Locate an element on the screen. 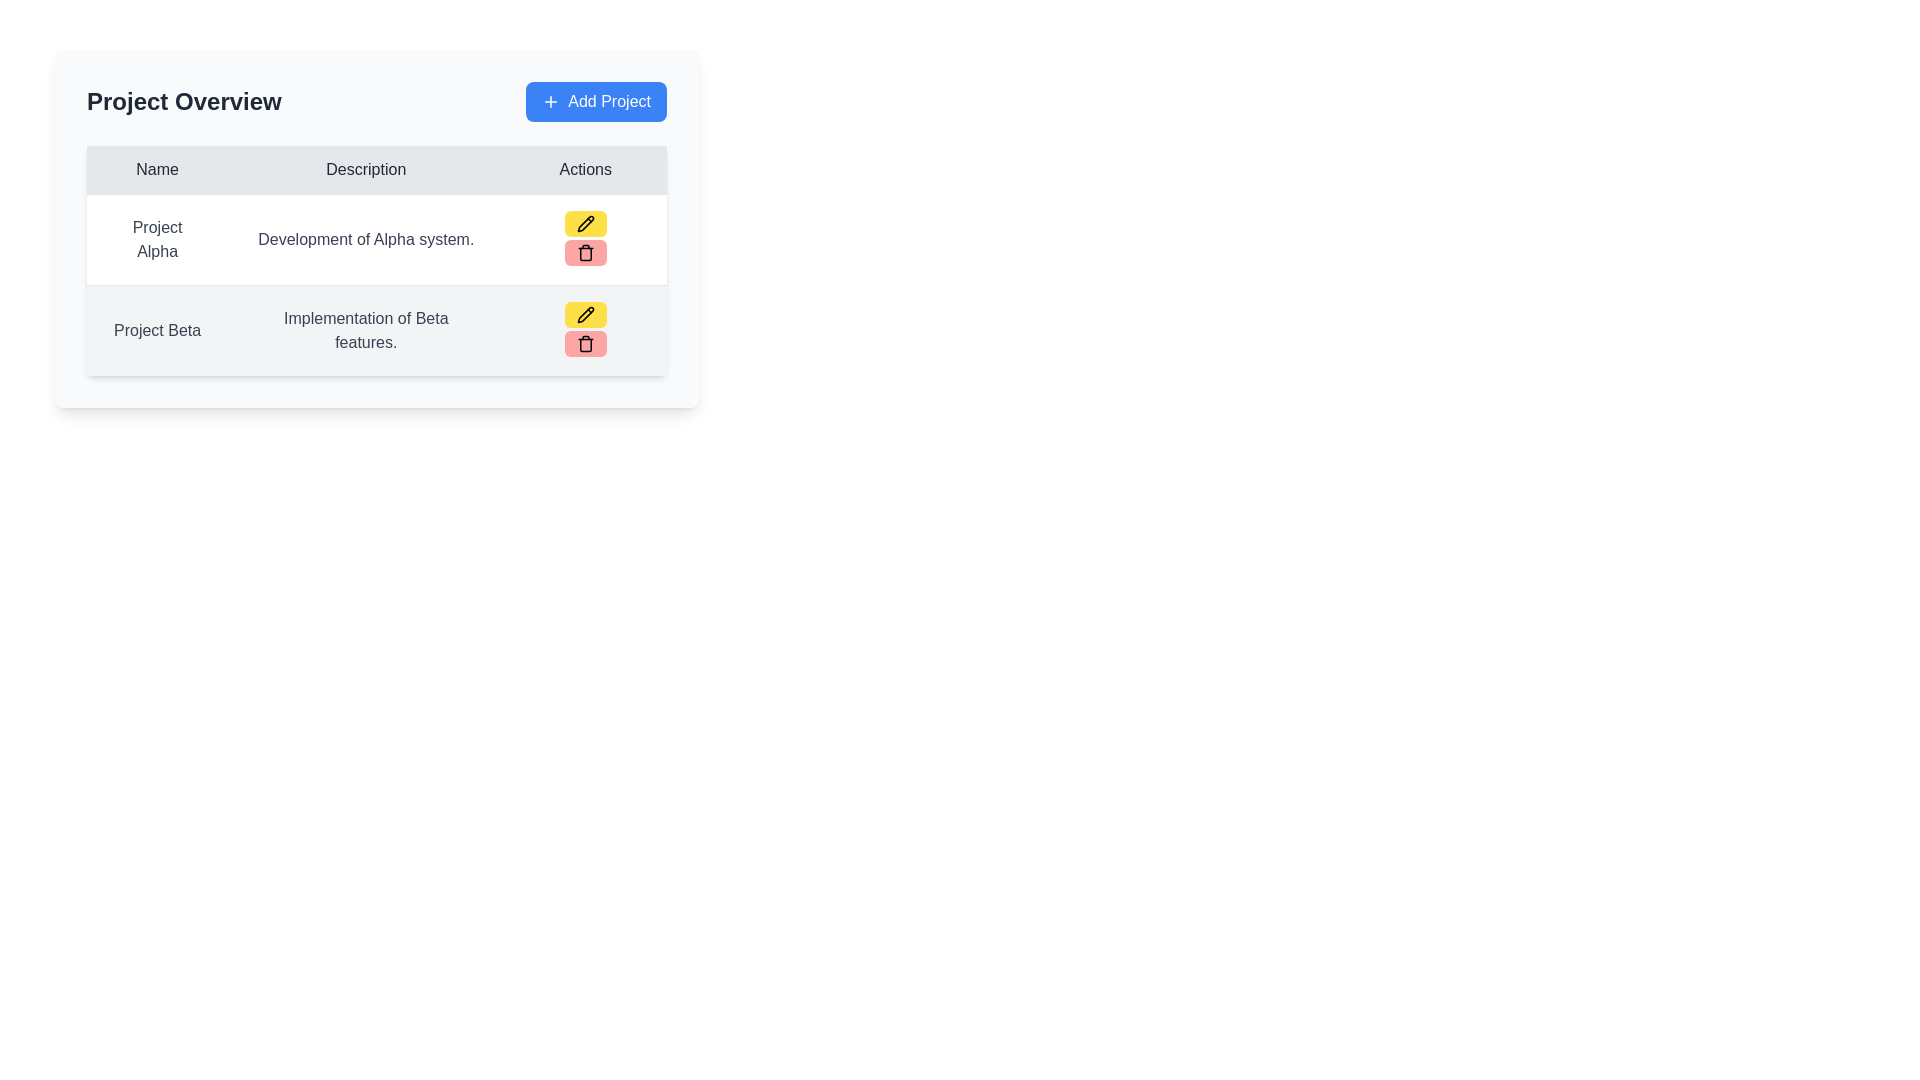  the static text element displaying 'Development of Alpha system,' located in the 'Description' column of the first data row in the table is located at coordinates (377, 227).